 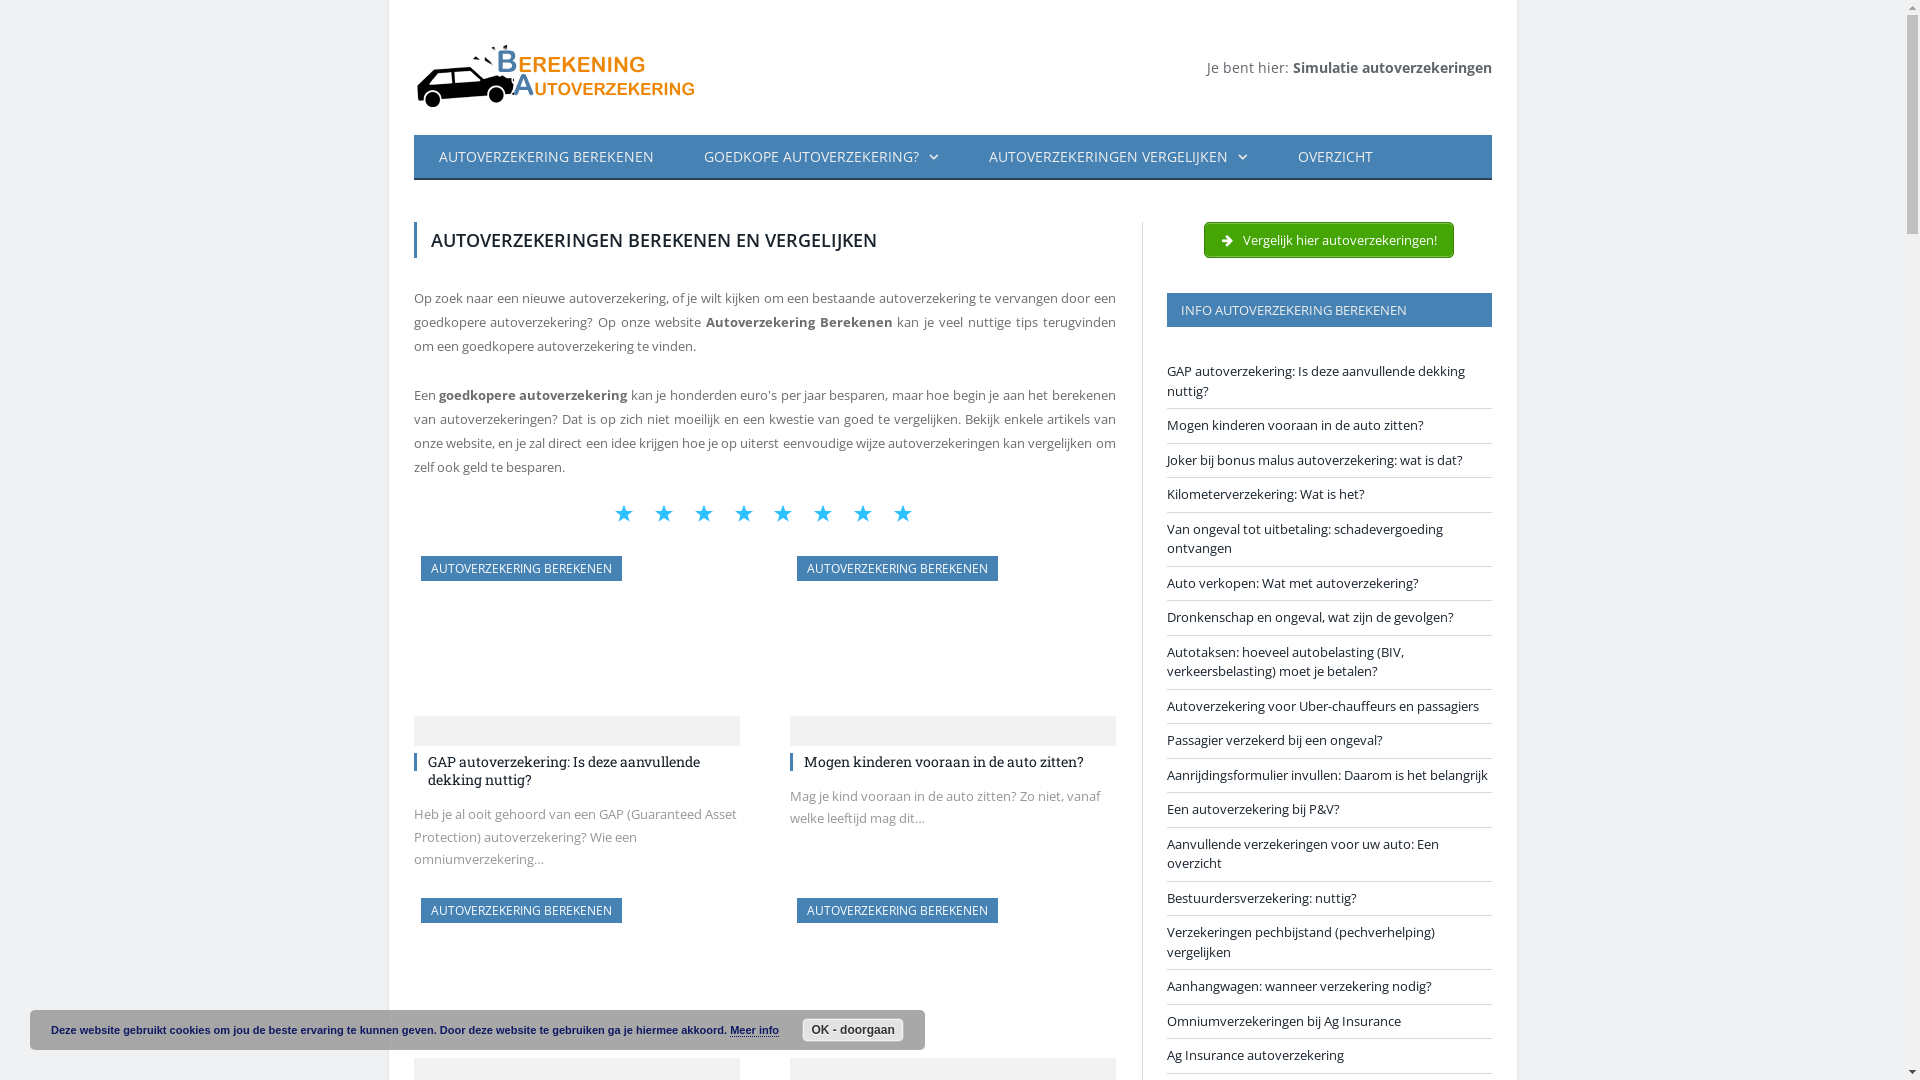 What do you see at coordinates (753, 1030) in the screenshot?
I see `'Meer info'` at bounding box center [753, 1030].